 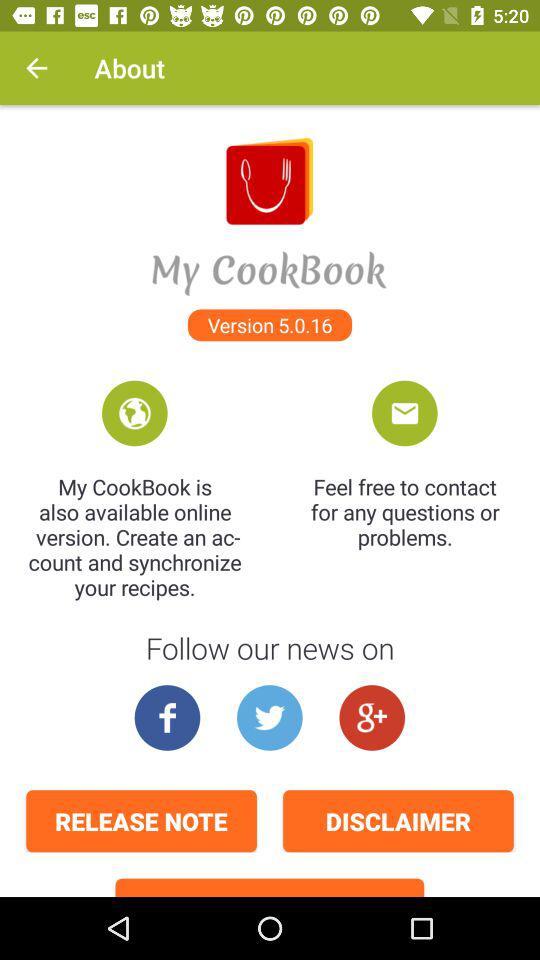 What do you see at coordinates (269, 717) in the screenshot?
I see `the twitter icon` at bounding box center [269, 717].